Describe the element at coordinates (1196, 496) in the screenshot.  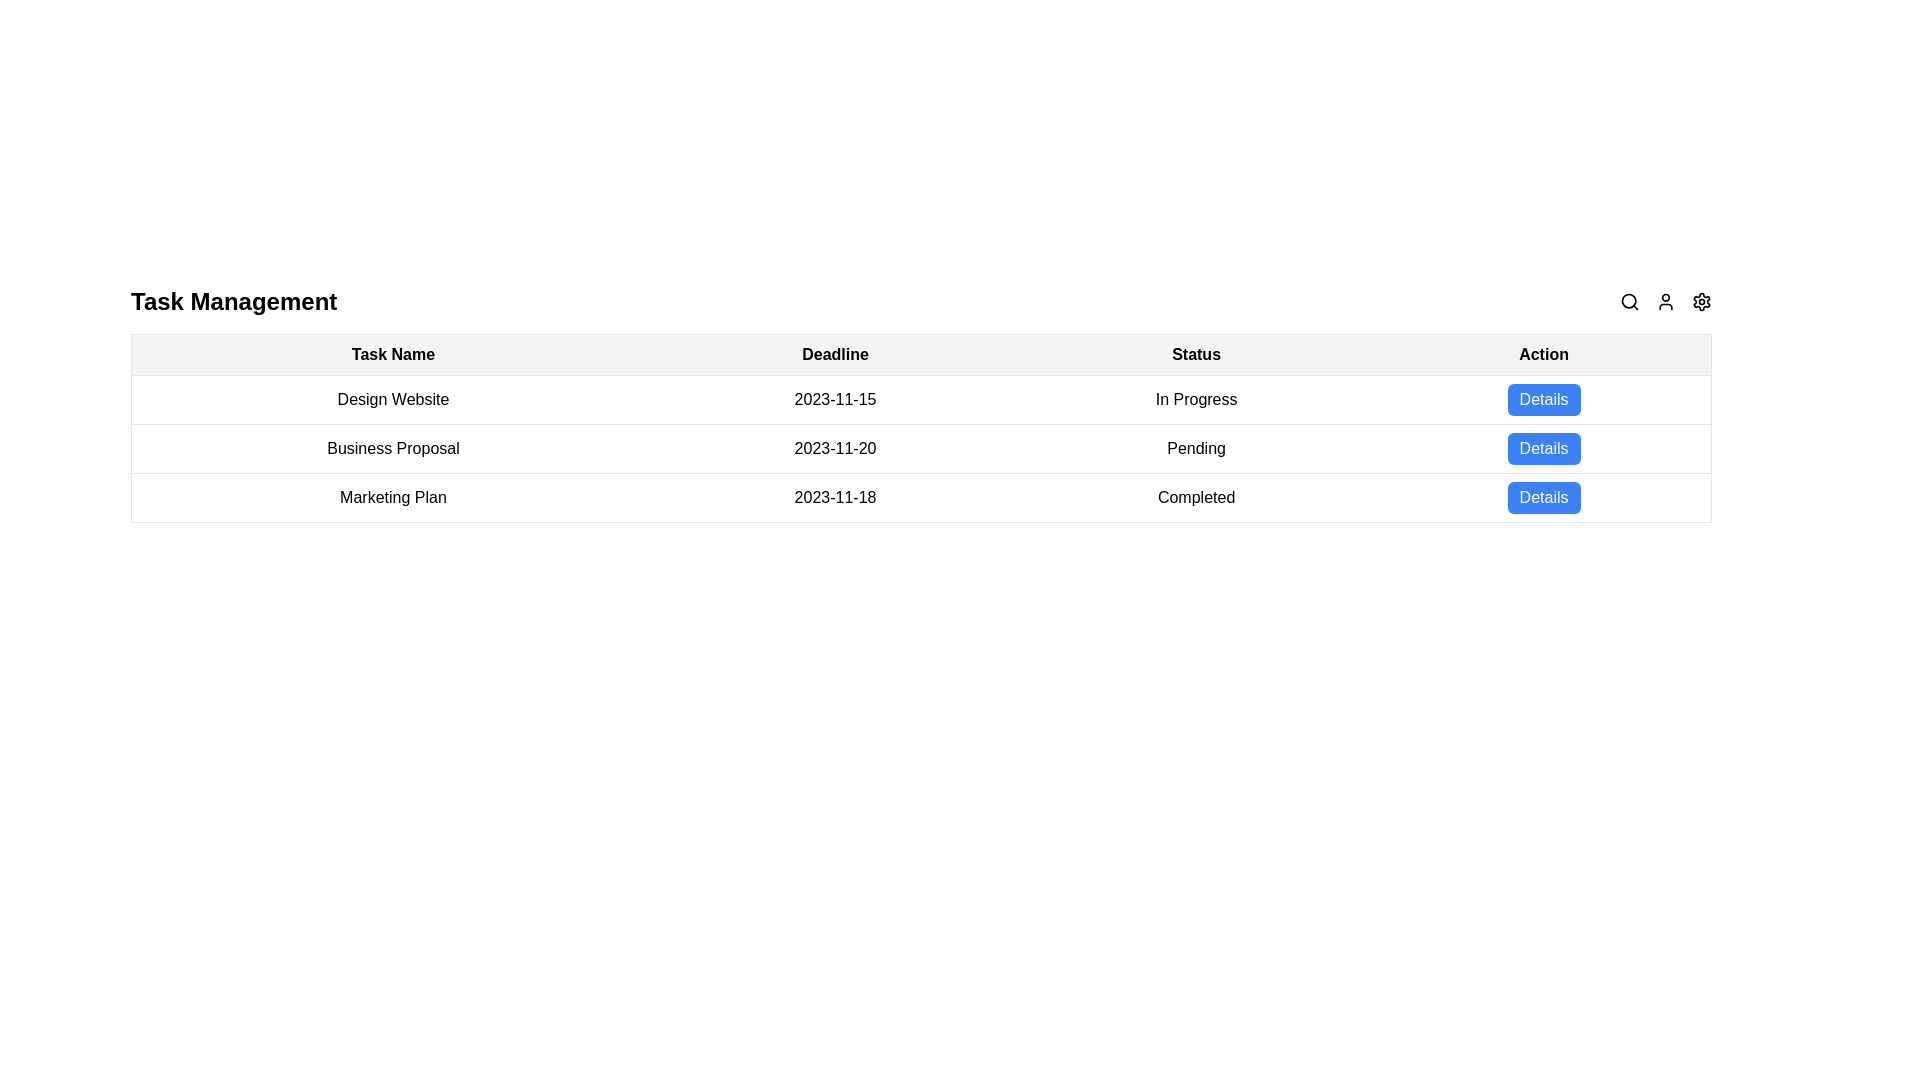
I see `the text label reading 'Completed' in the third row of the table under the 'Status' column` at that location.